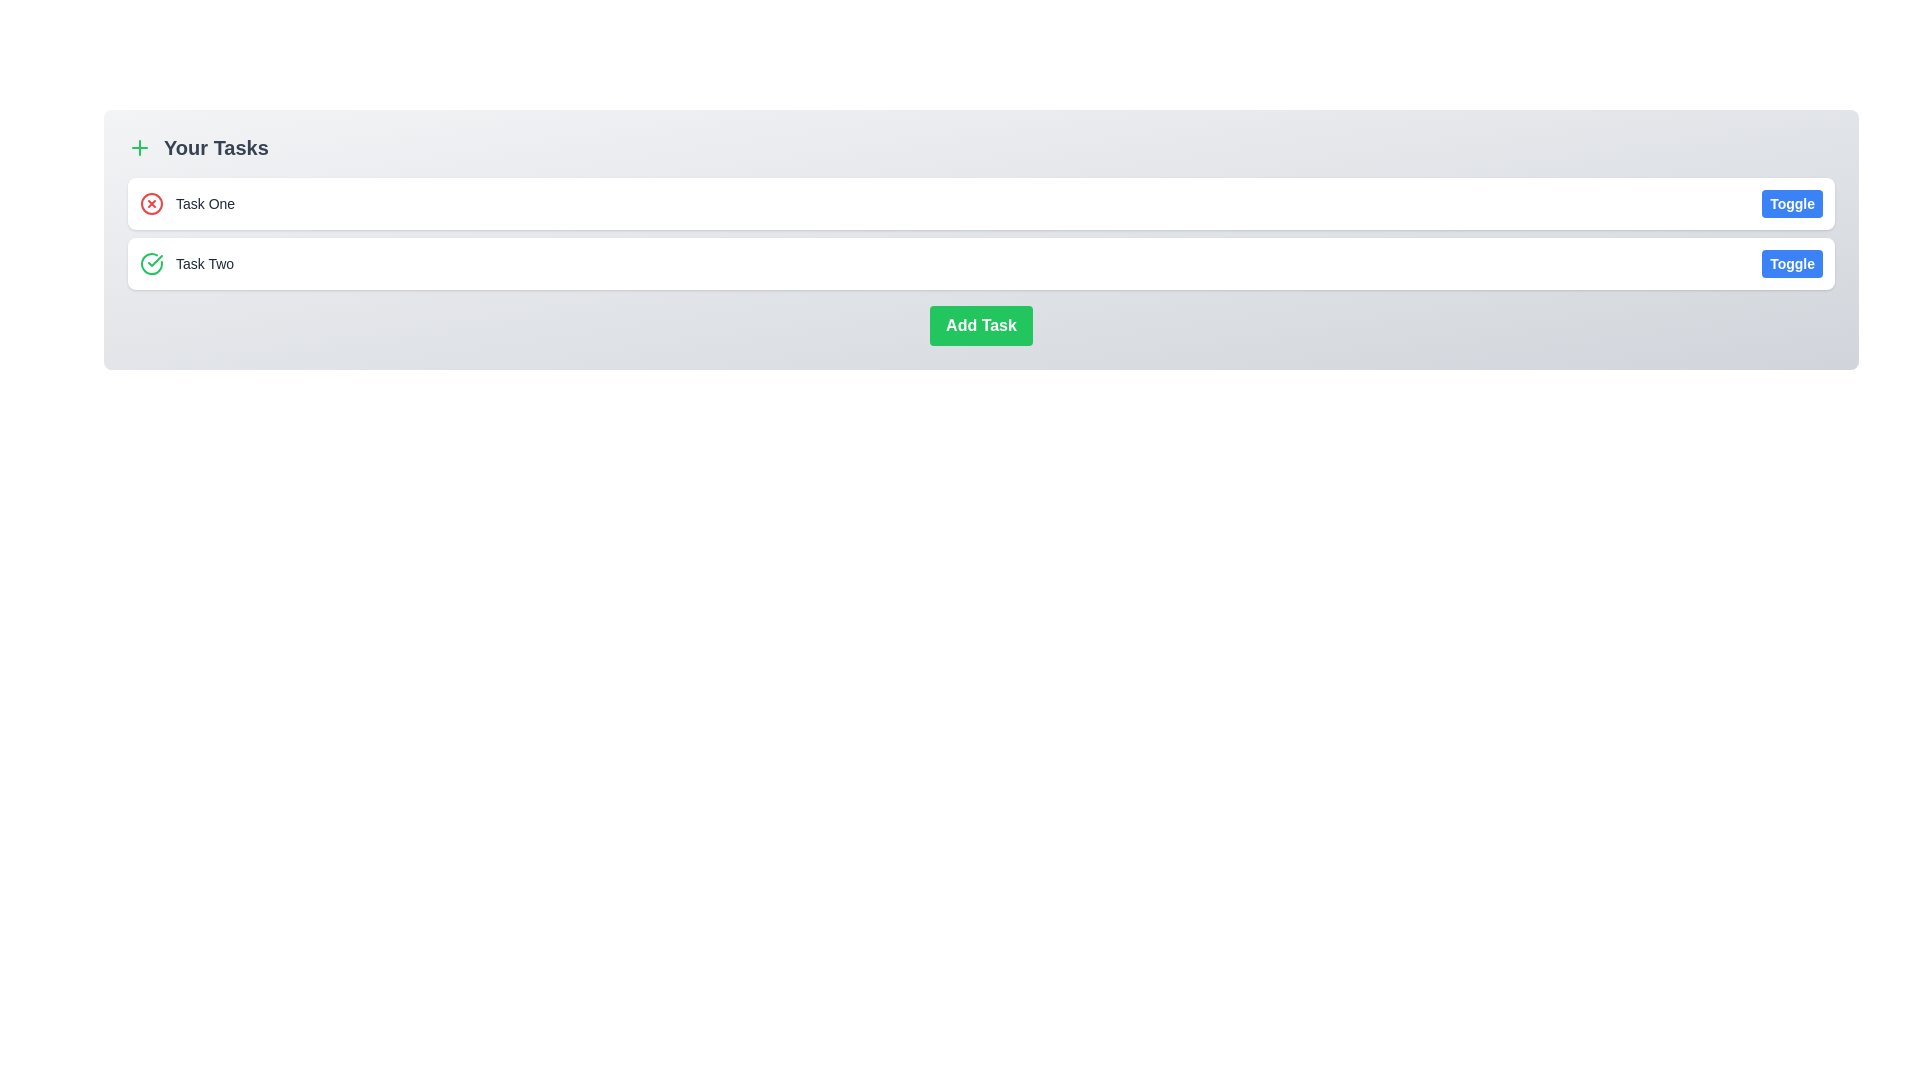 The image size is (1920, 1080). I want to click on text from the label that identifies the second task in the task list, located to the right of the green circular check icon and beneath 'Task One', so click(205, 262).